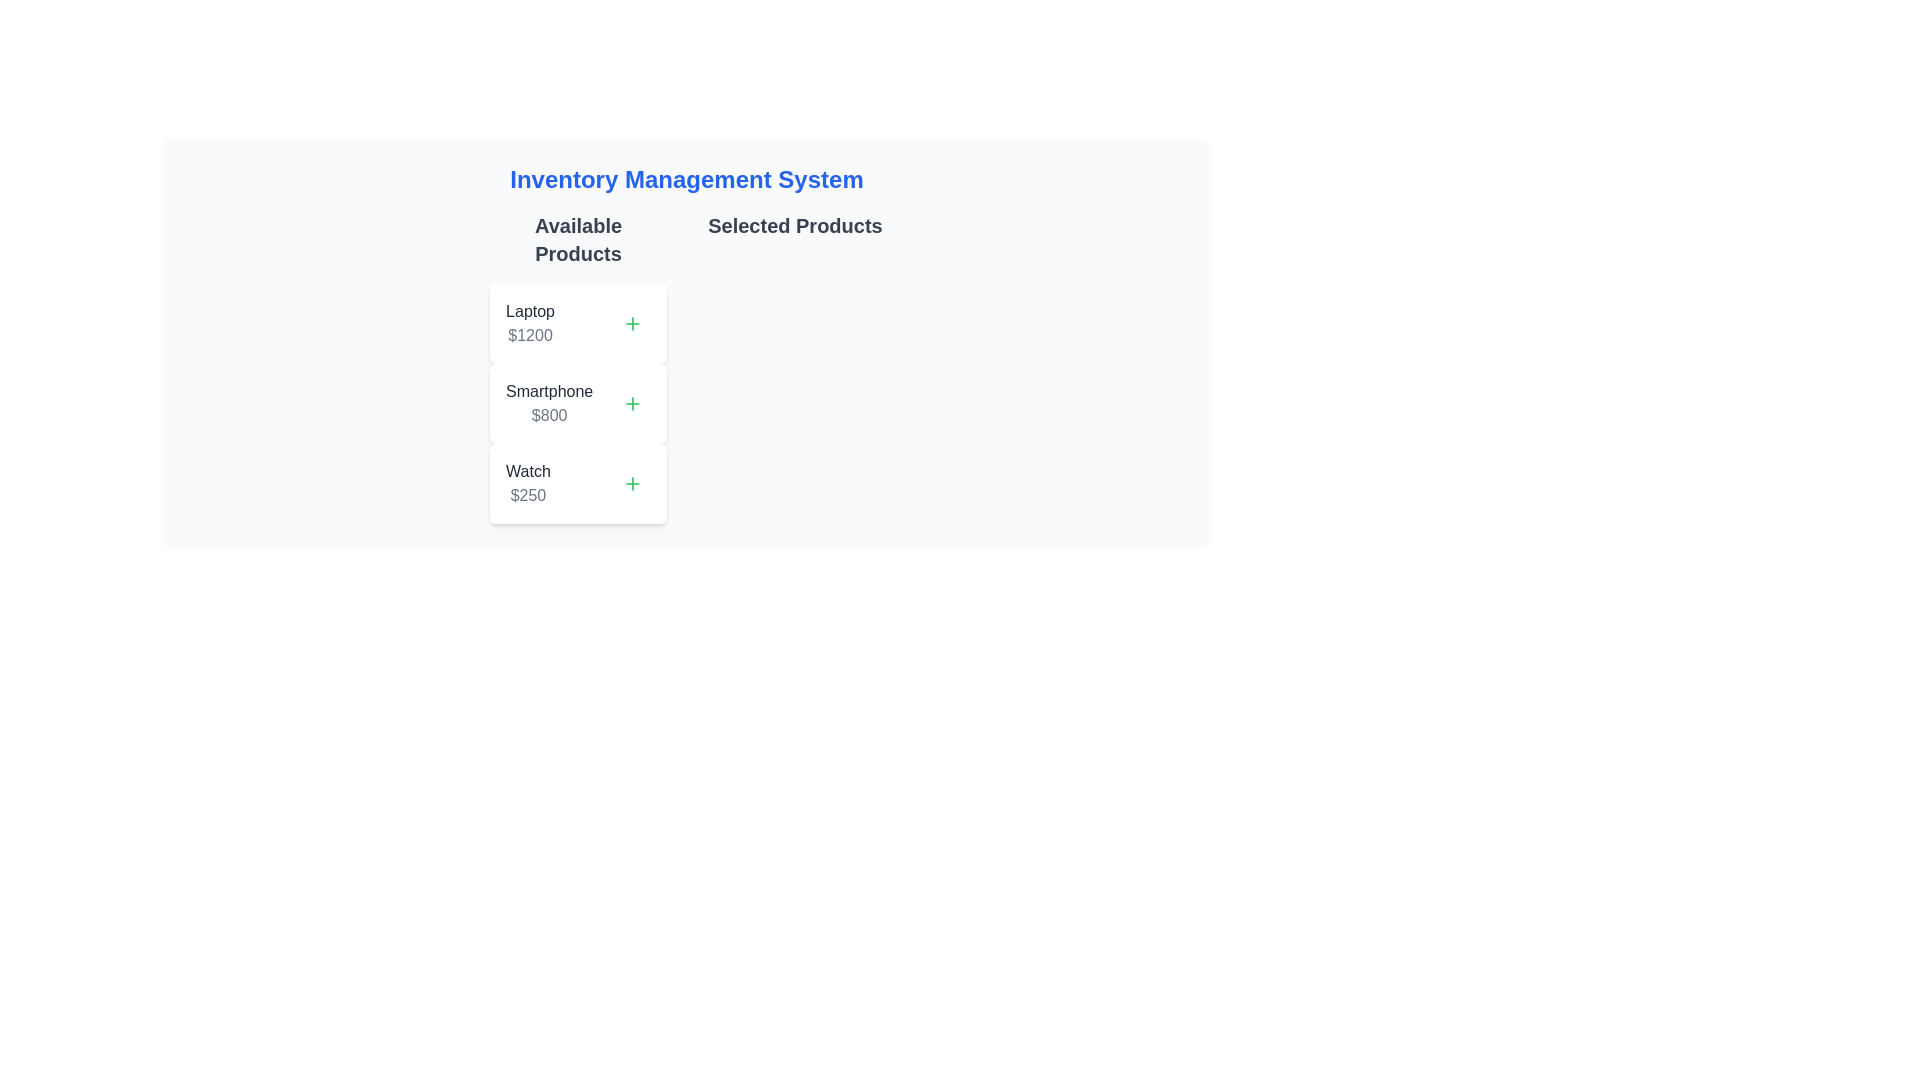  What do you see at coordinates (528, 471) in the screenshot?
I see `the text label displaying 'Watch' which is part of the product list, aligned to the left and positioned beneath 'Available Products'` at bounding box center [528, 471].